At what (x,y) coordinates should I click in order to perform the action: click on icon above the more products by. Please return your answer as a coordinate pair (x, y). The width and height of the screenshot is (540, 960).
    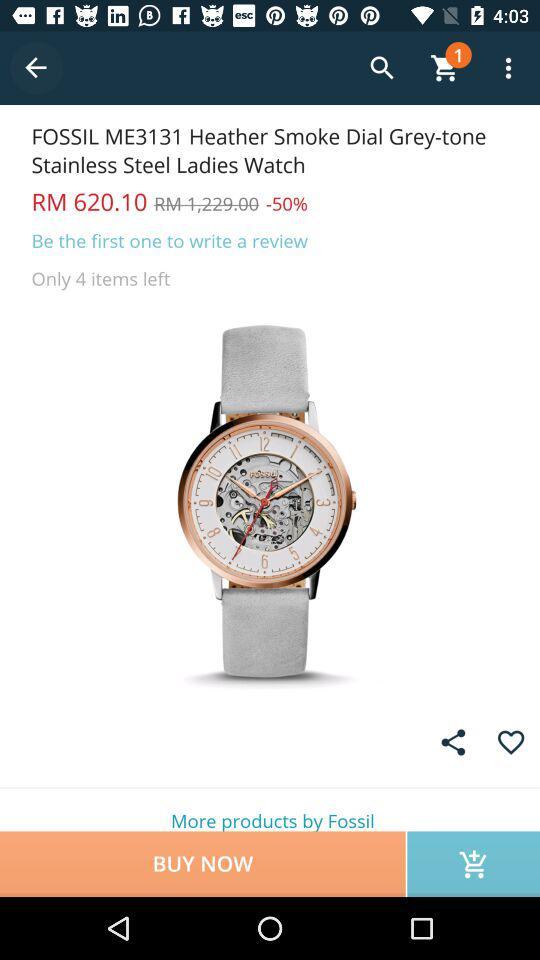
    Looking at the image, I should click on (453, 741).